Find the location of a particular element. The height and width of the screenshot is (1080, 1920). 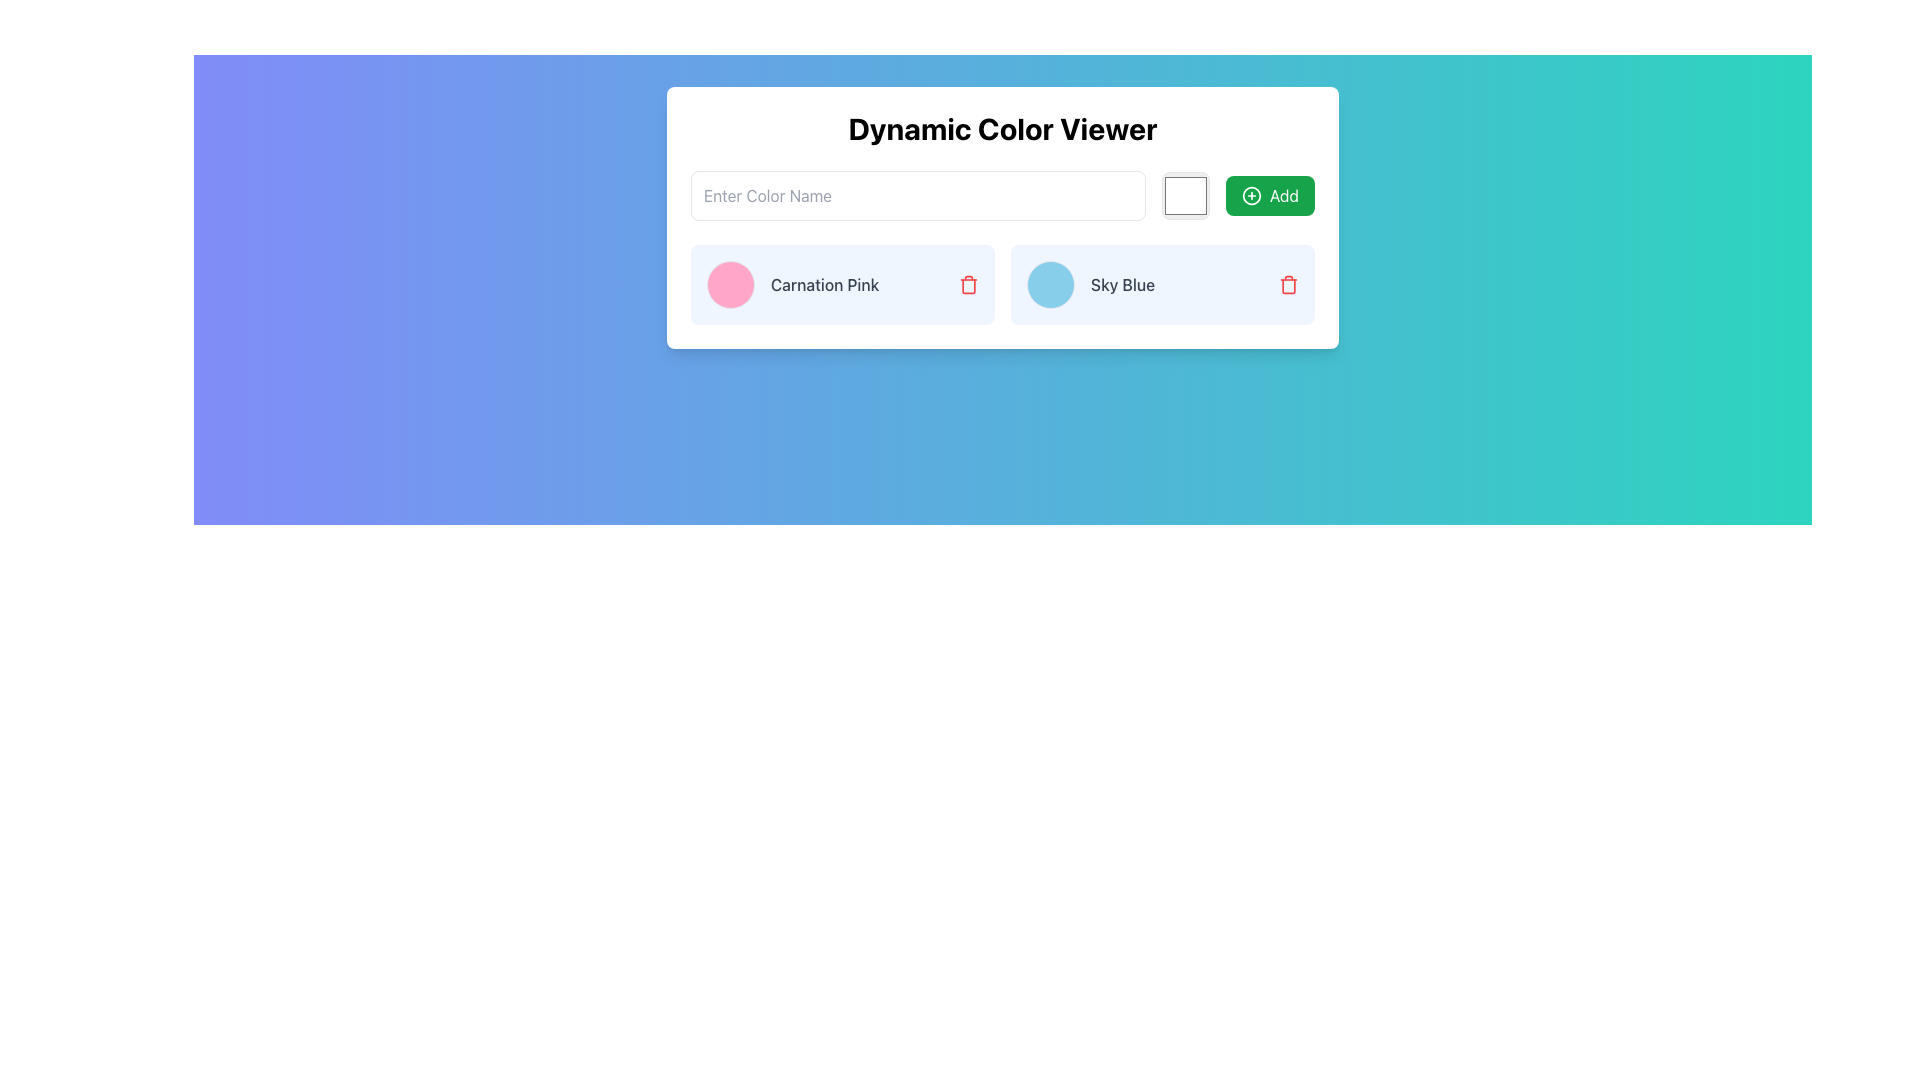

the circular green outlined icon with a plus sign, which is the leftmost part of the green 'Add' button is located at coordinates (1251, 196).